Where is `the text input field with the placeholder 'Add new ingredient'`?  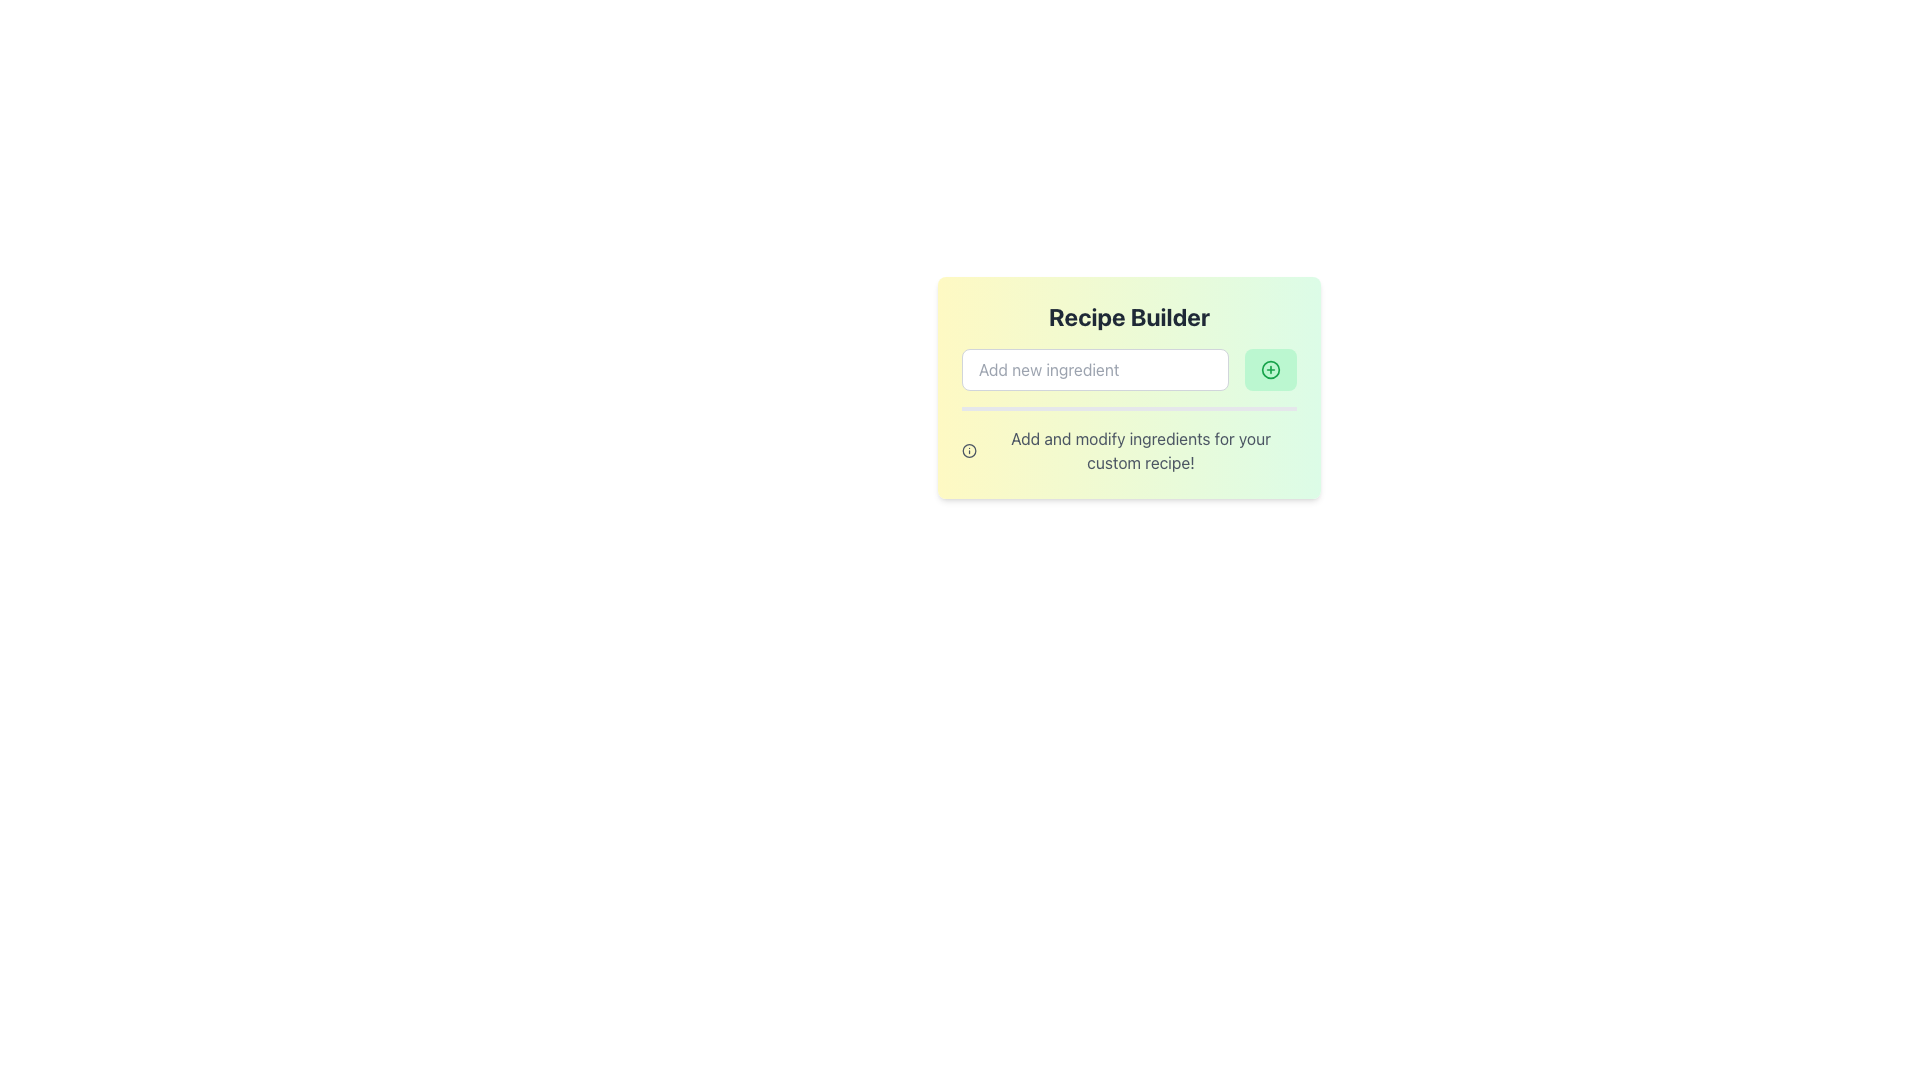 the text input field with the placeholder 'Add new ingredient' is located at coordinates (1094, 370).